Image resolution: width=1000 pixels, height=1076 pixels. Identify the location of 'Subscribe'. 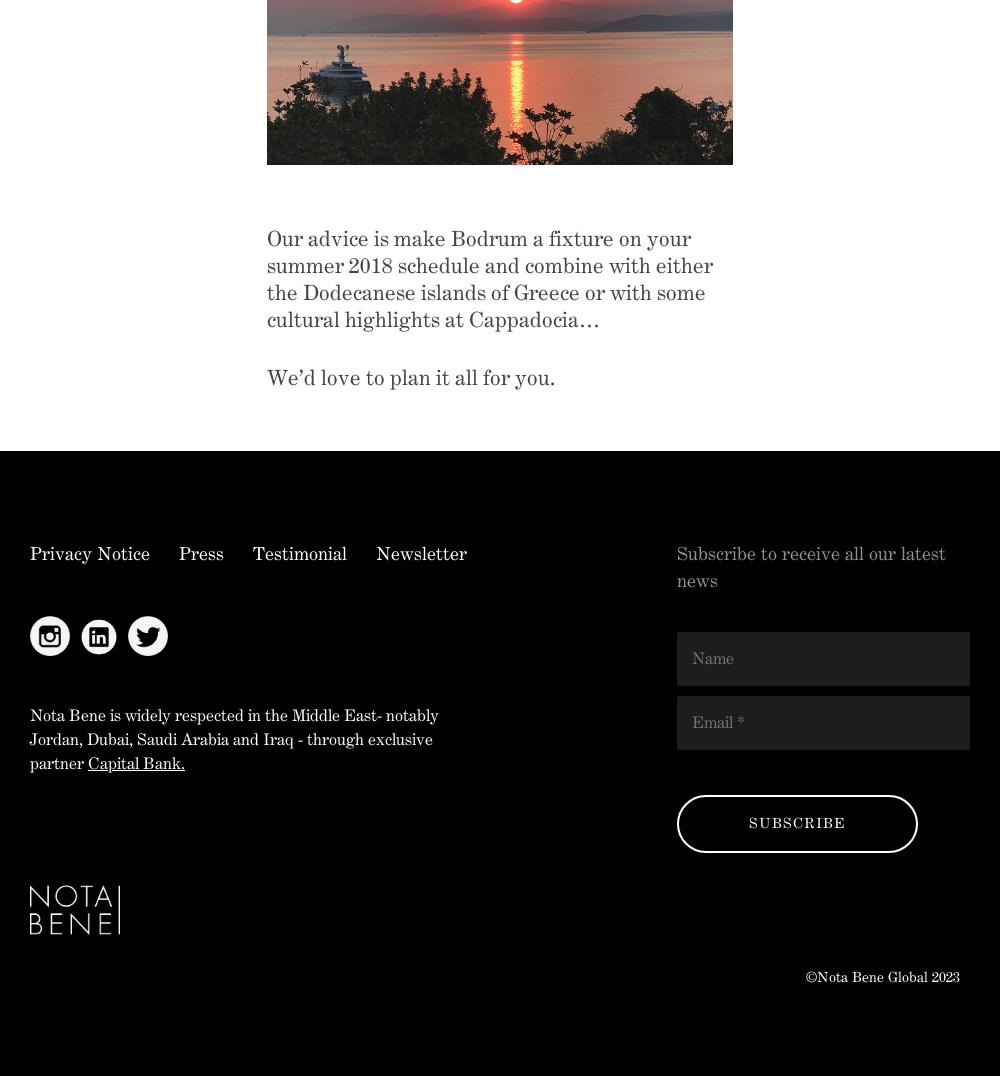
(747, 822).